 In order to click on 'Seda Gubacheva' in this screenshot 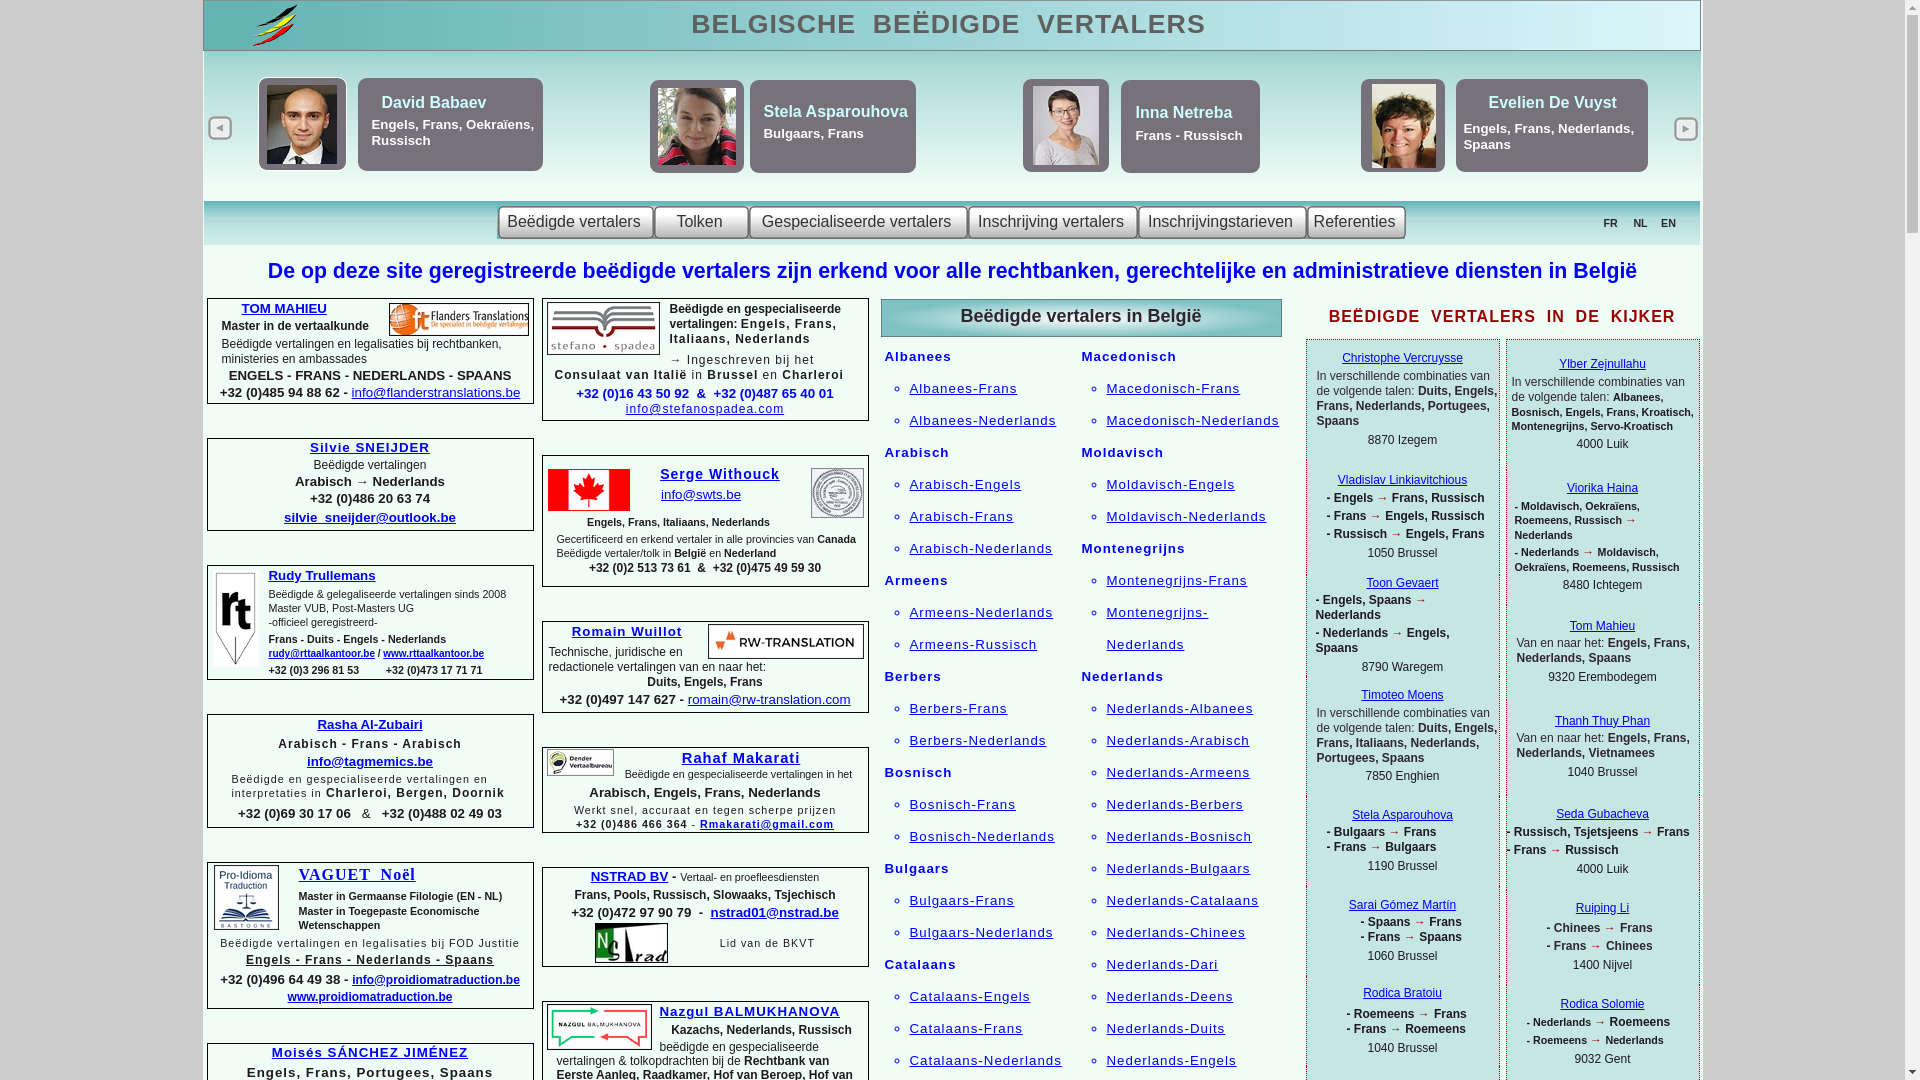, I will do `click(1554, 813)`.